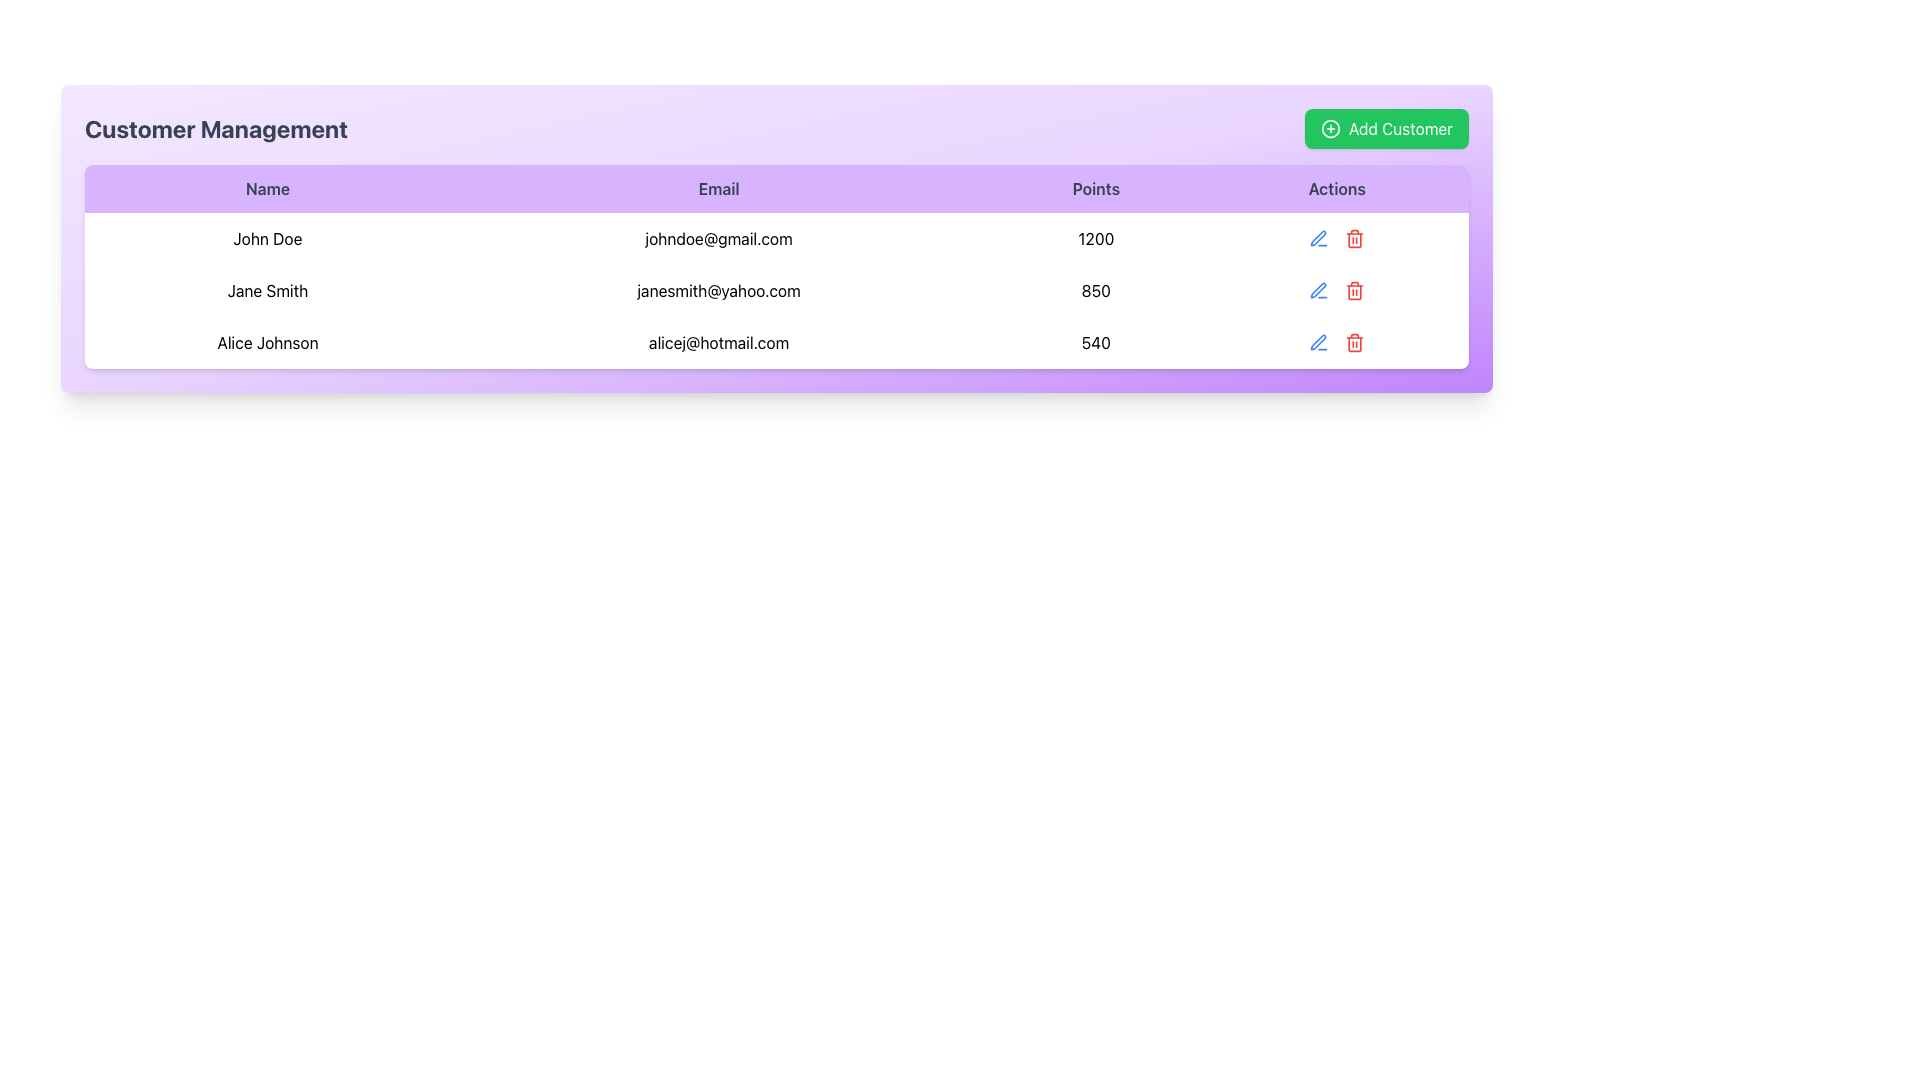 This screenshot has height=1080, width=1920. I want to click on the text display element showing points for user 'Jane Smith', so click(1095, 290).